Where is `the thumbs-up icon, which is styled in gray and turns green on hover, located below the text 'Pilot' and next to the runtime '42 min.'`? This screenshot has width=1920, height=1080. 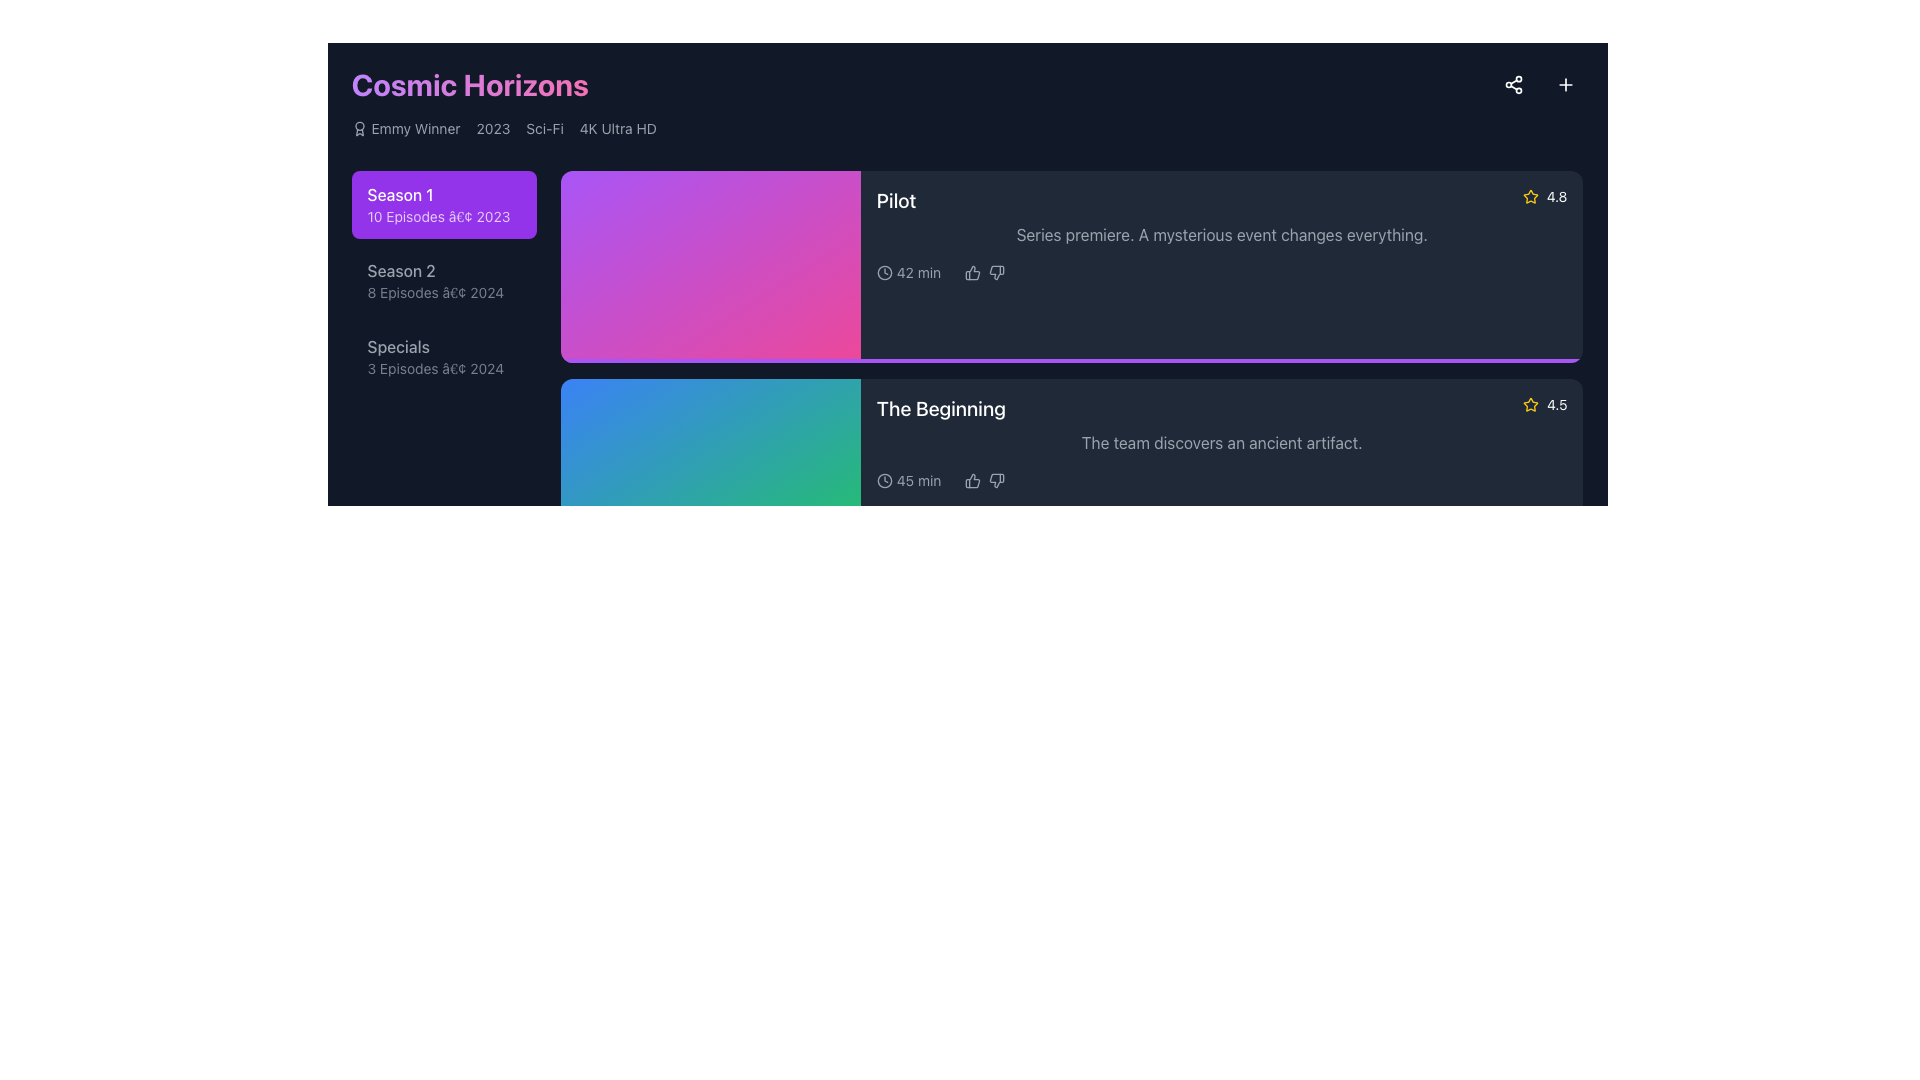 the thumbs-up icon, which is styled in gray and turns green on hover, located below the text 'Pilot' and next to the runtime '42 min.' is located at coordinates (973, 273).